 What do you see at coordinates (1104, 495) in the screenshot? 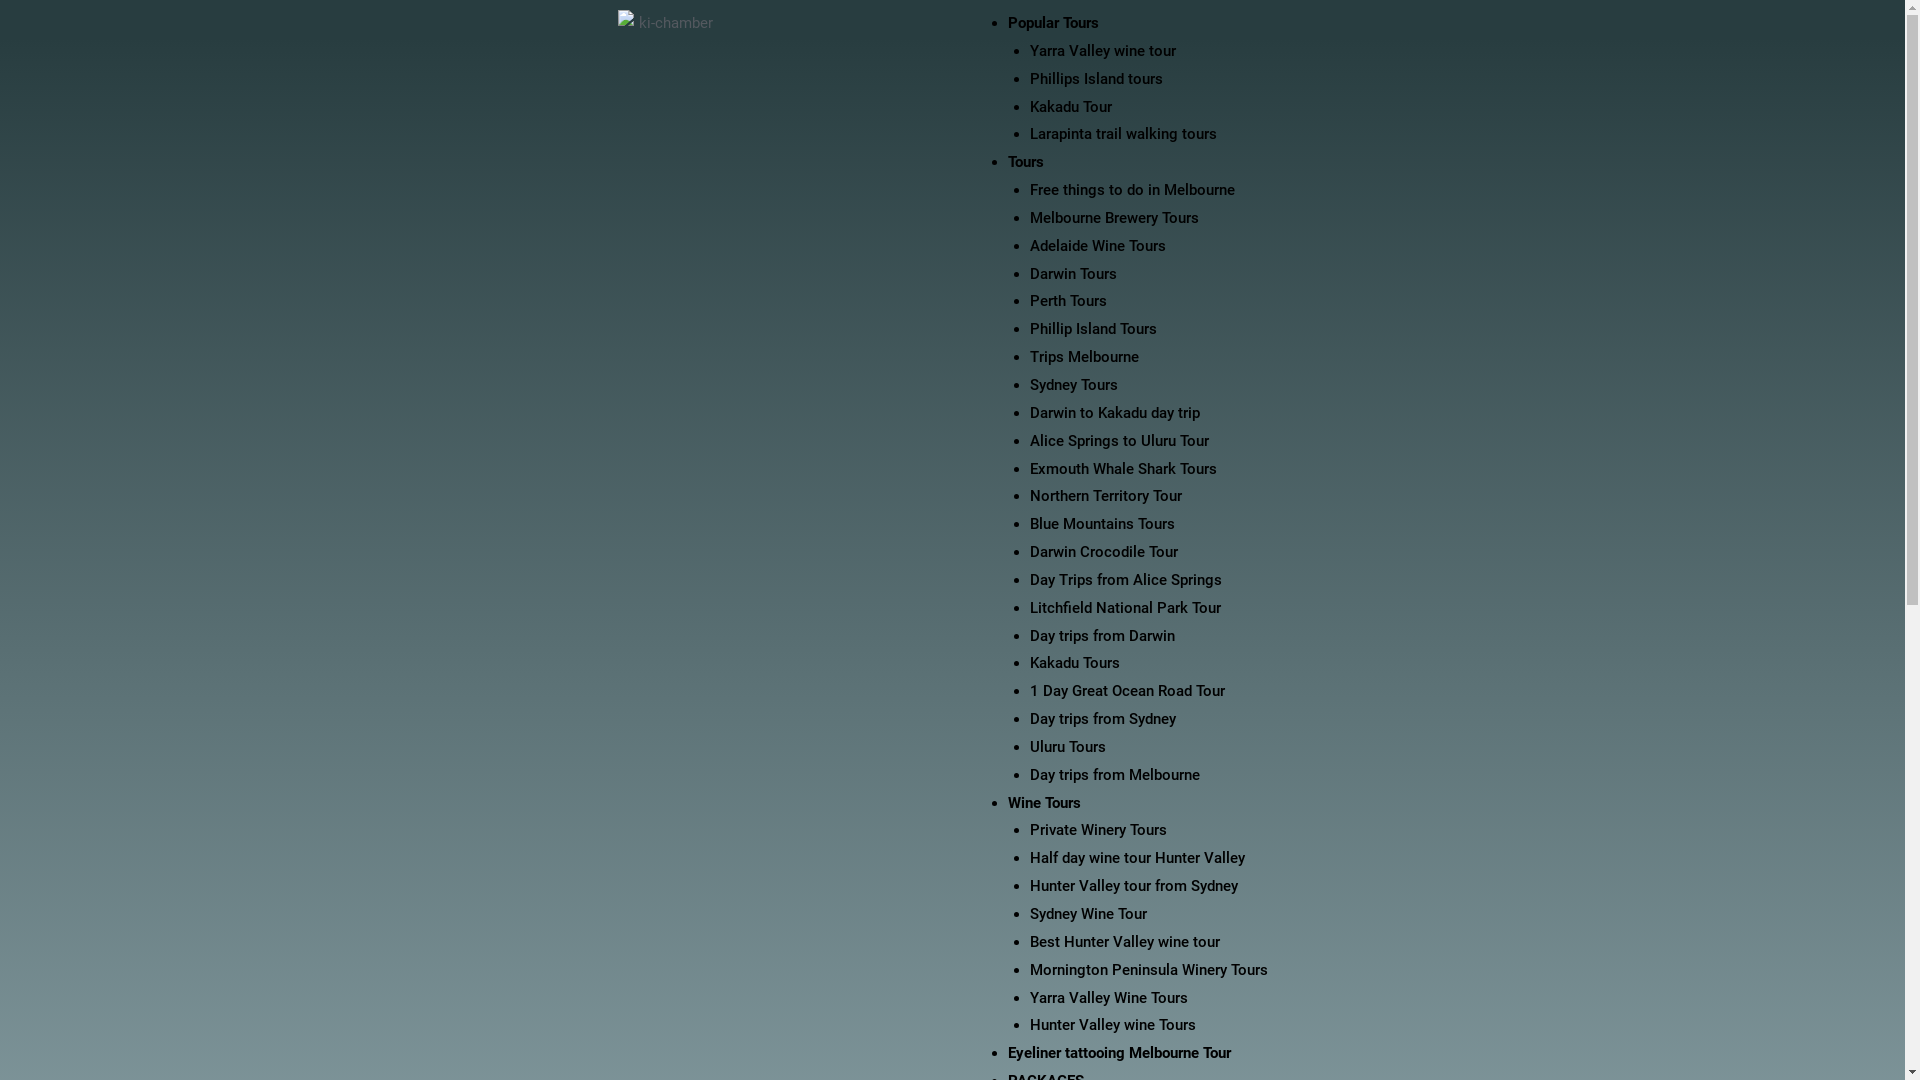
I see `'Northern Territory Tour'` at bounding box center [1104, 495].